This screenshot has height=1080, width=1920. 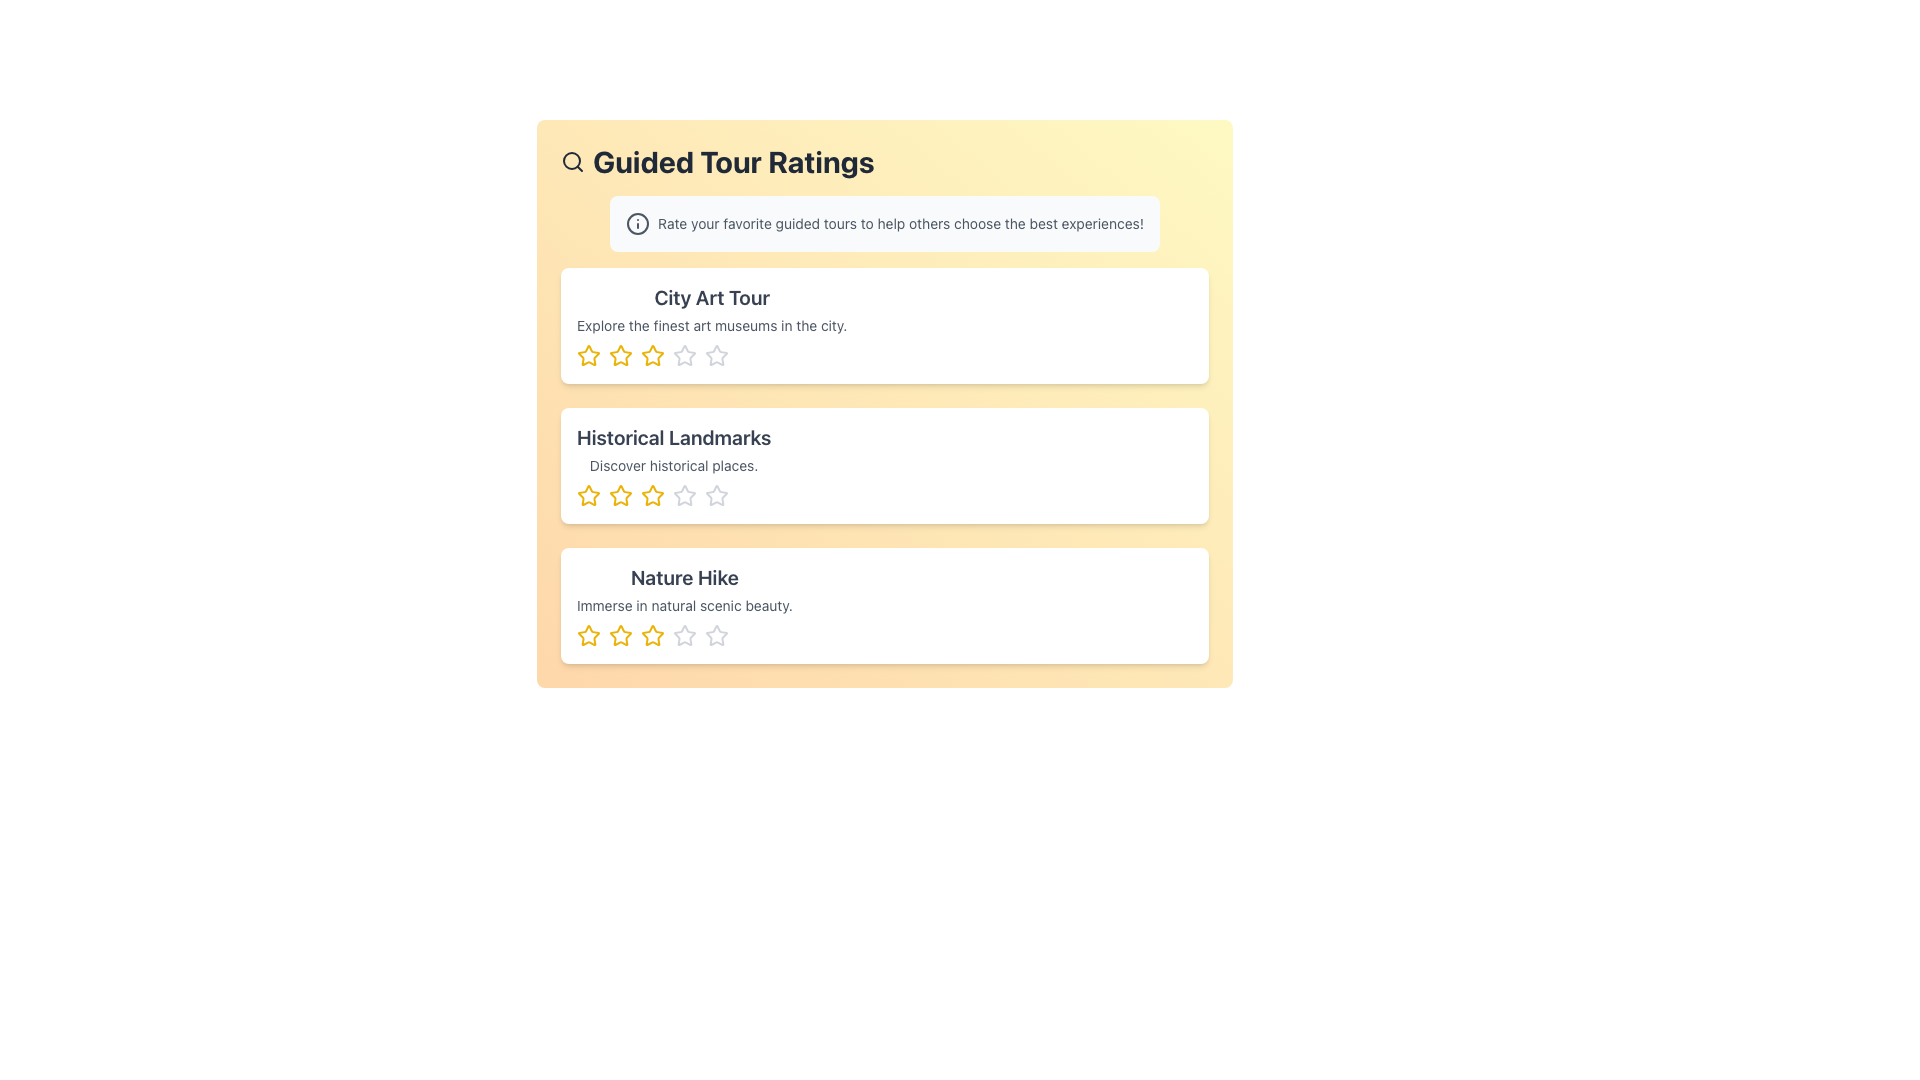 I want to click on the text label displaying 'Discover historical places.' located below the 'Historical Landmarks' heading and above the star rating icons, so click(x=674, y=466).